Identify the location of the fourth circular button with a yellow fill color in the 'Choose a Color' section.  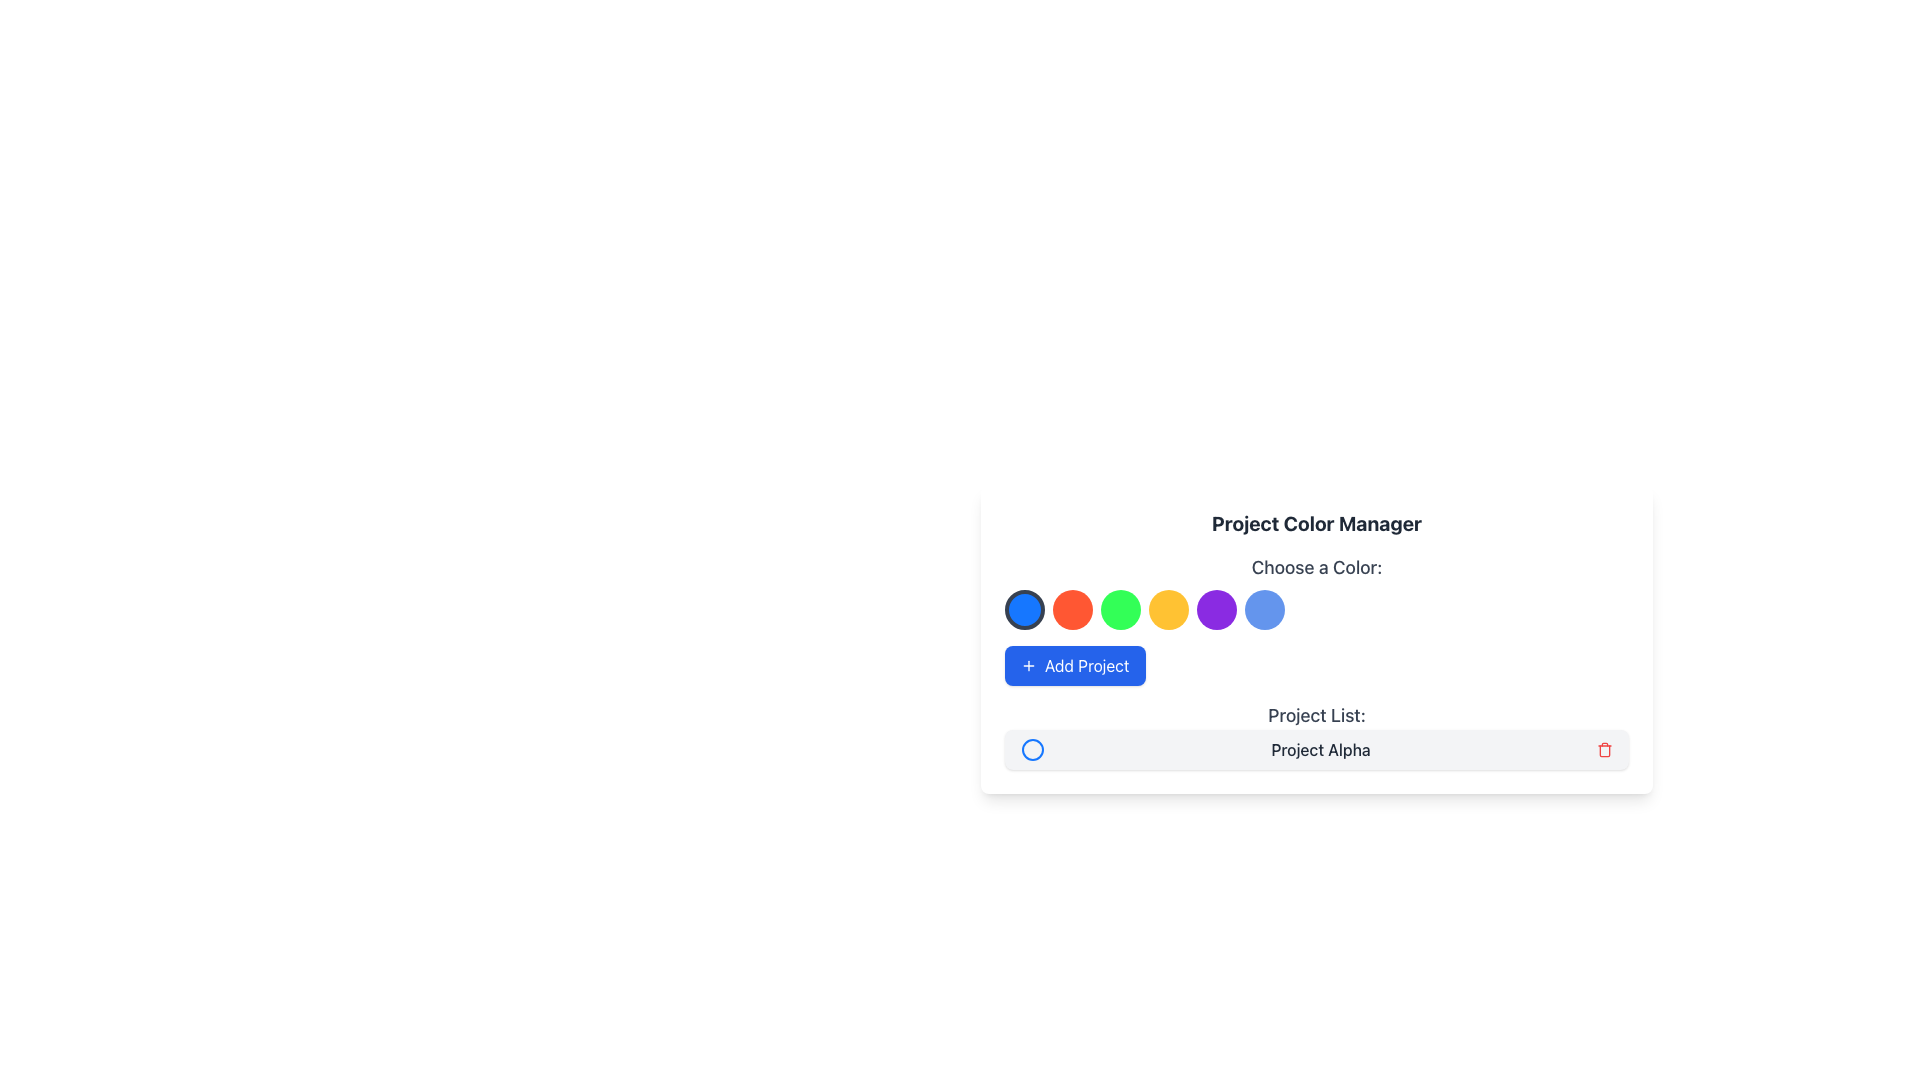
(1169, 608).